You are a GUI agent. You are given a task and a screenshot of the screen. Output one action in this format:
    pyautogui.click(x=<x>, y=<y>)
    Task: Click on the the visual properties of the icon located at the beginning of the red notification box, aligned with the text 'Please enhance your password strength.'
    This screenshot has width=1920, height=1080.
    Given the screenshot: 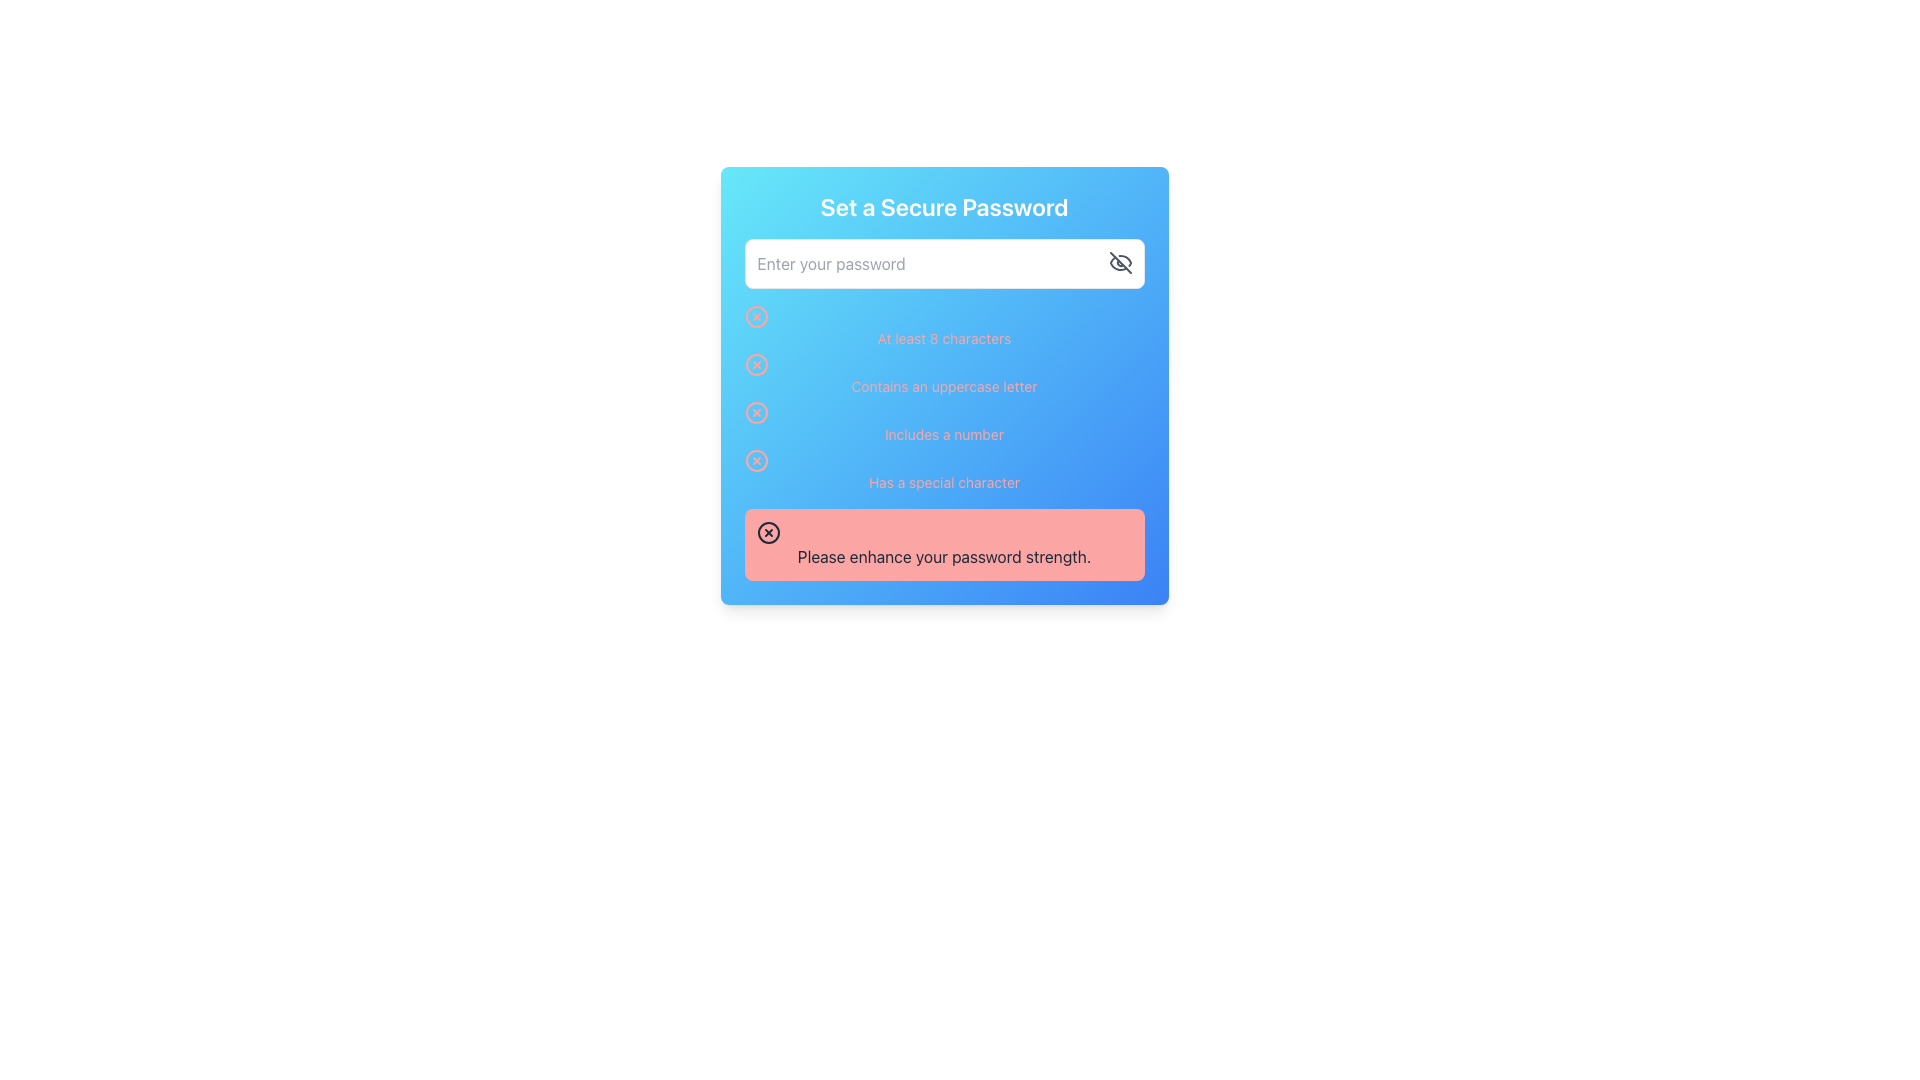 What is the action you would take?
    pyautogui.click(x=767, y=531)
    